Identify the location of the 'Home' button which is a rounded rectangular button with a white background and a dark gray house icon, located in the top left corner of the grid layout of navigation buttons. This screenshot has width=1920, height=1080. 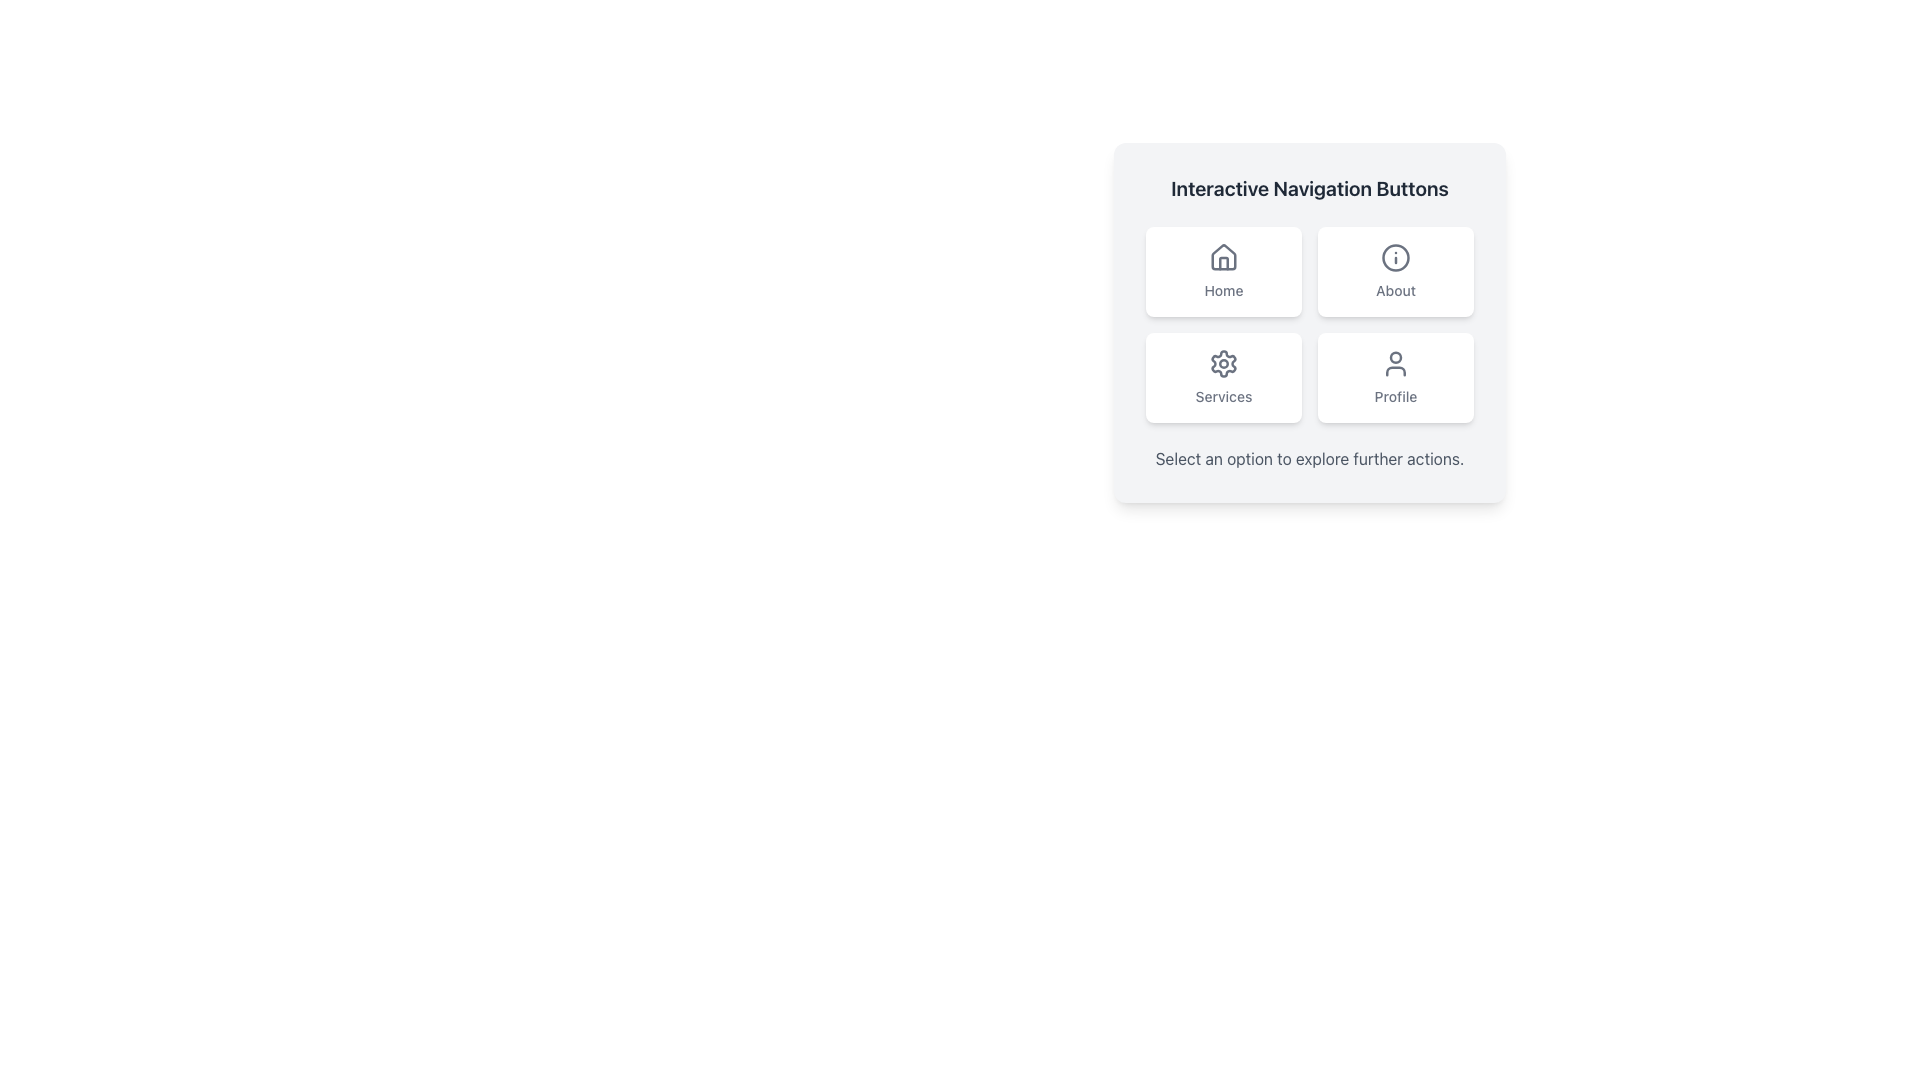
(1223, 272).